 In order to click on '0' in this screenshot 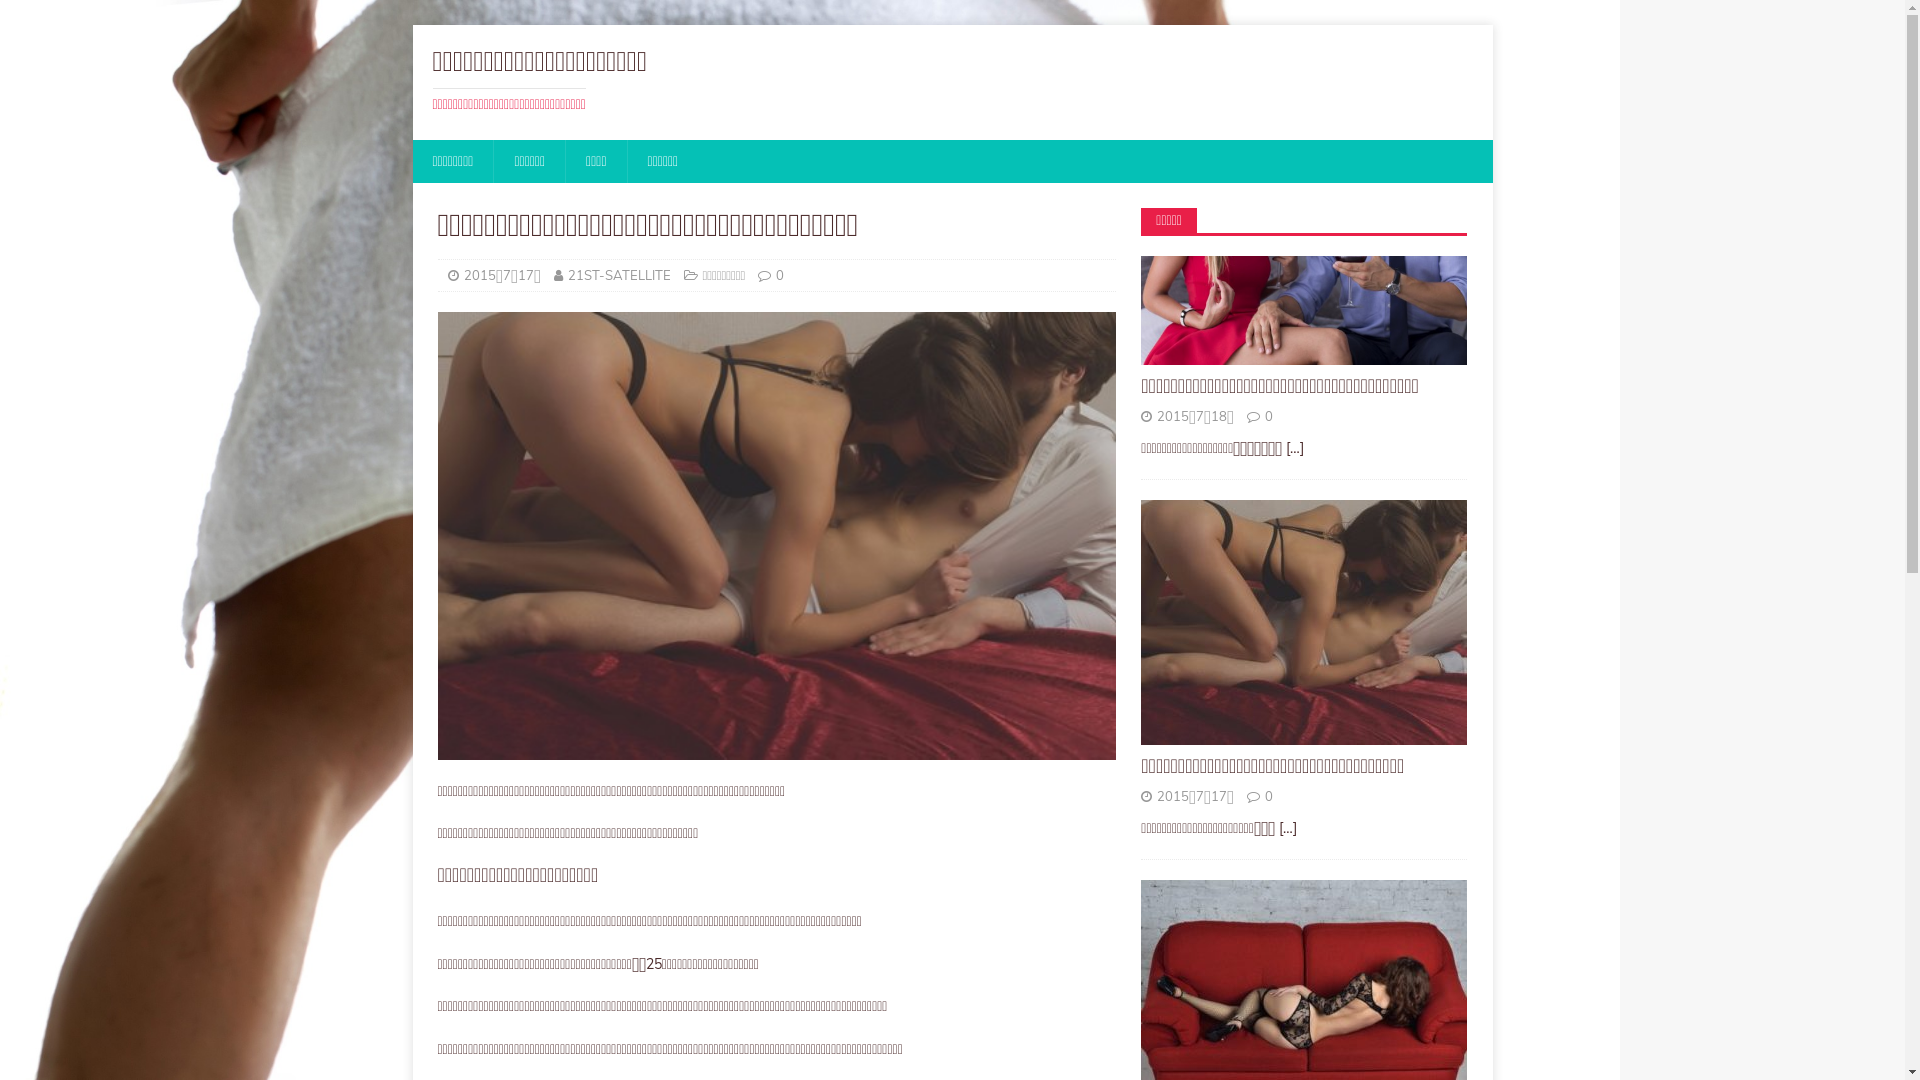, I will do `click(775, 274)`.